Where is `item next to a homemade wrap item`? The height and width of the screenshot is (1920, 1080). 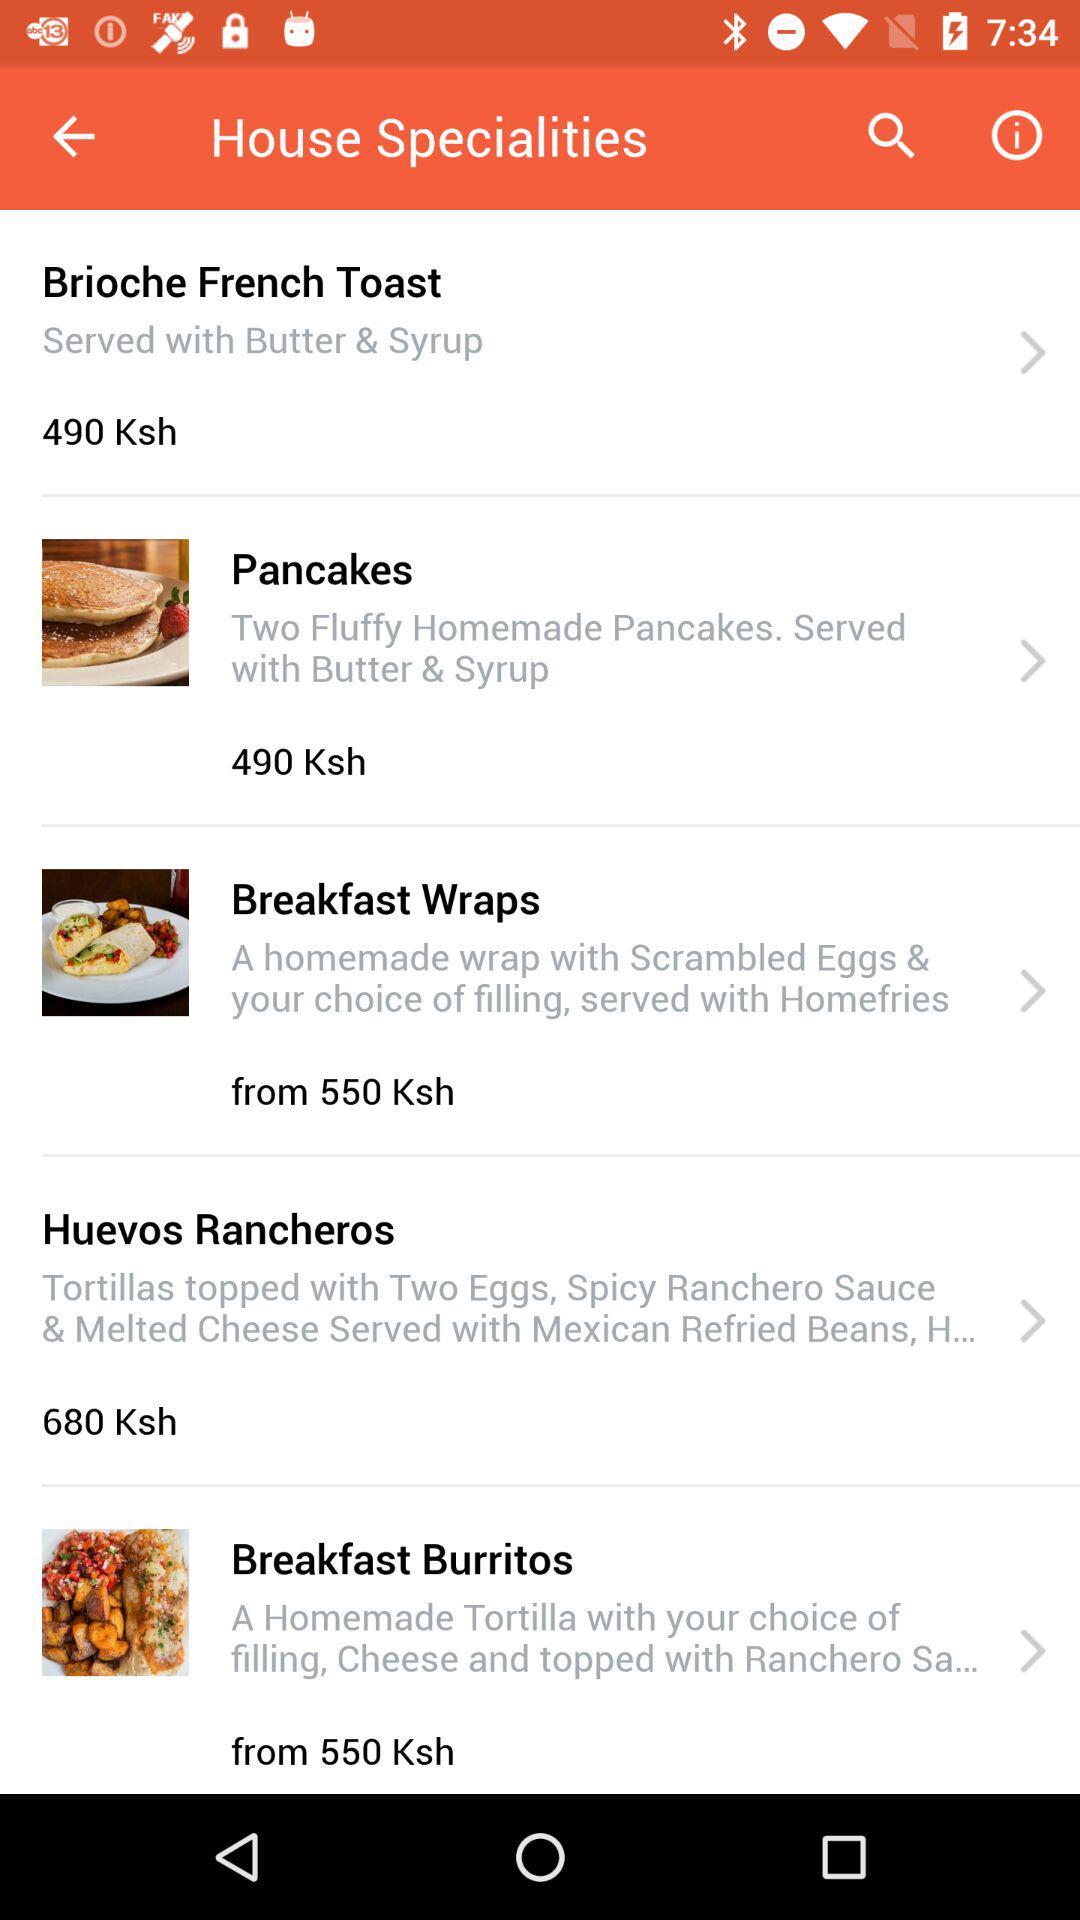
item next to a homemade wrap item is located at coordinates (1032, 991).